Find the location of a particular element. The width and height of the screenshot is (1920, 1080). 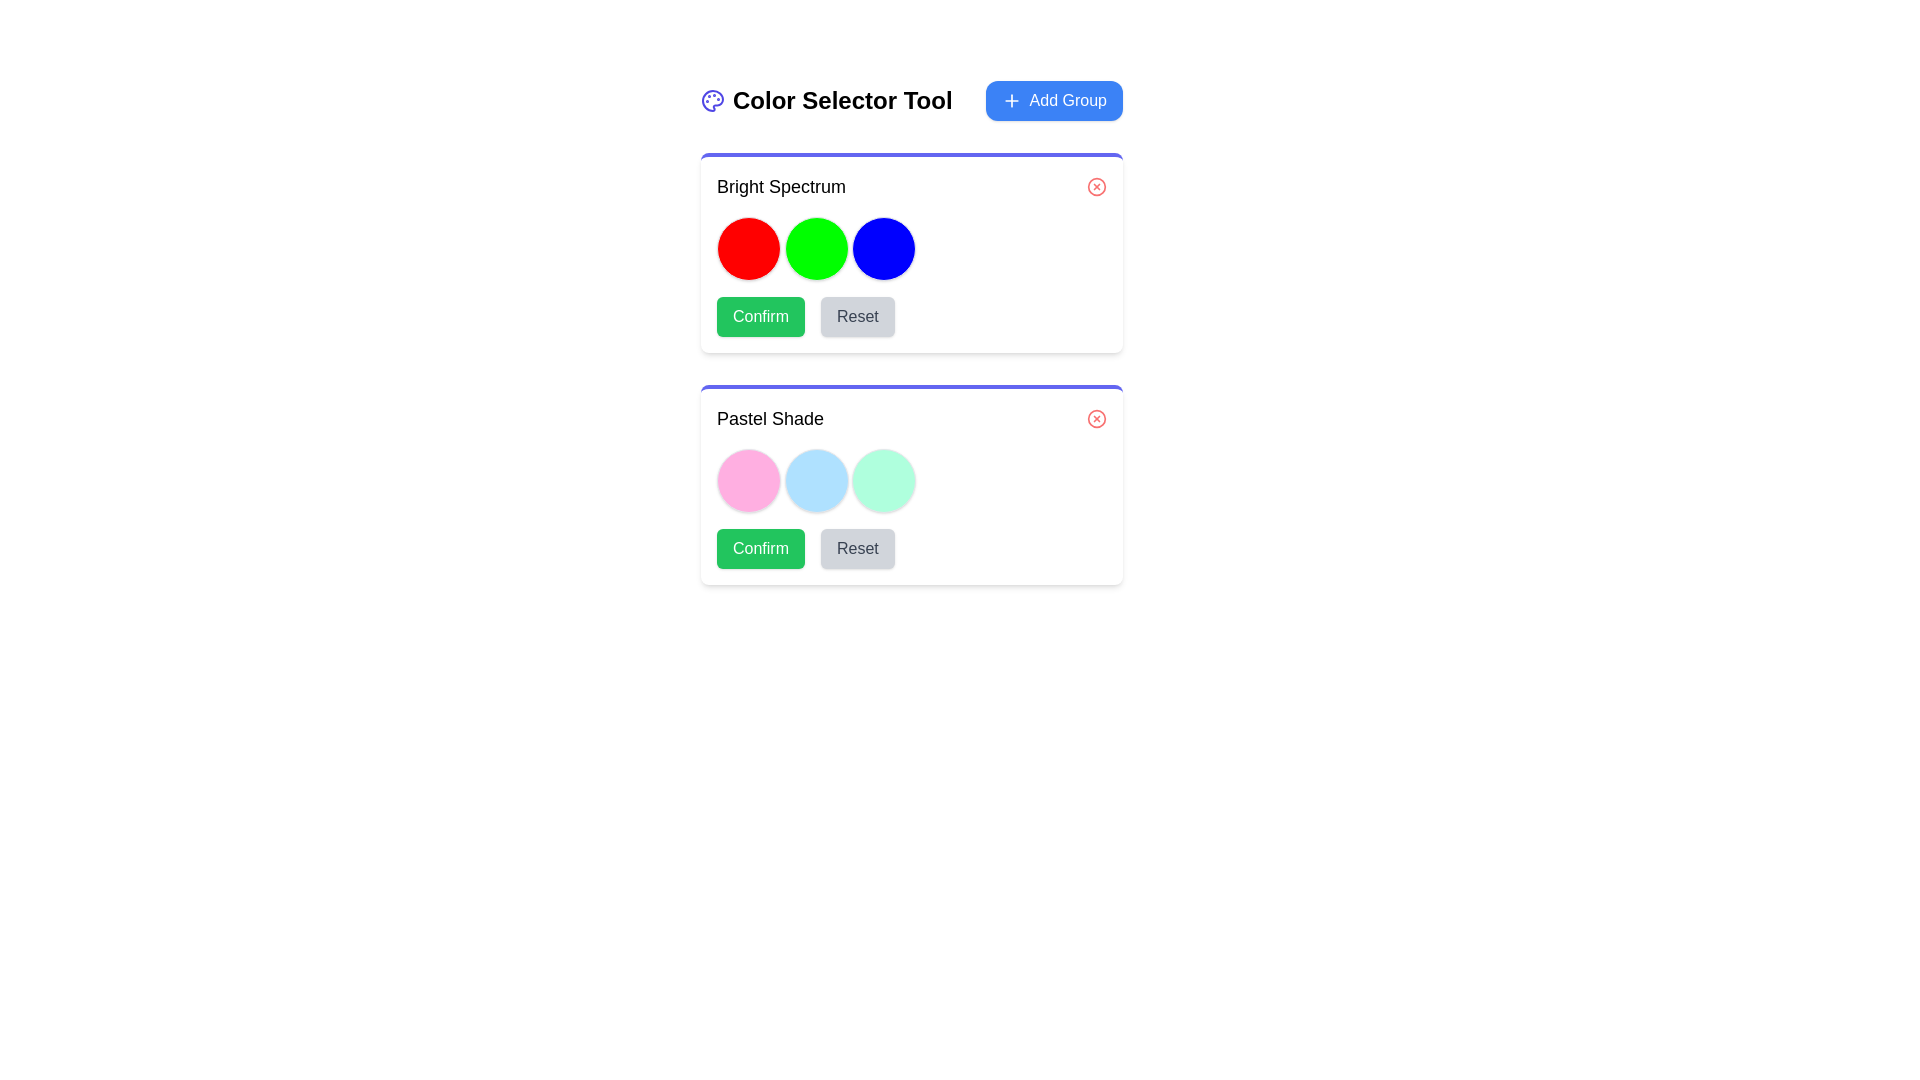

the 'Confirm' button, which is a rectangular button with white text on a green background located at the bottom-left of the 'Bright Spectrum' panel, to change its color is located at coordinates (760, 315).